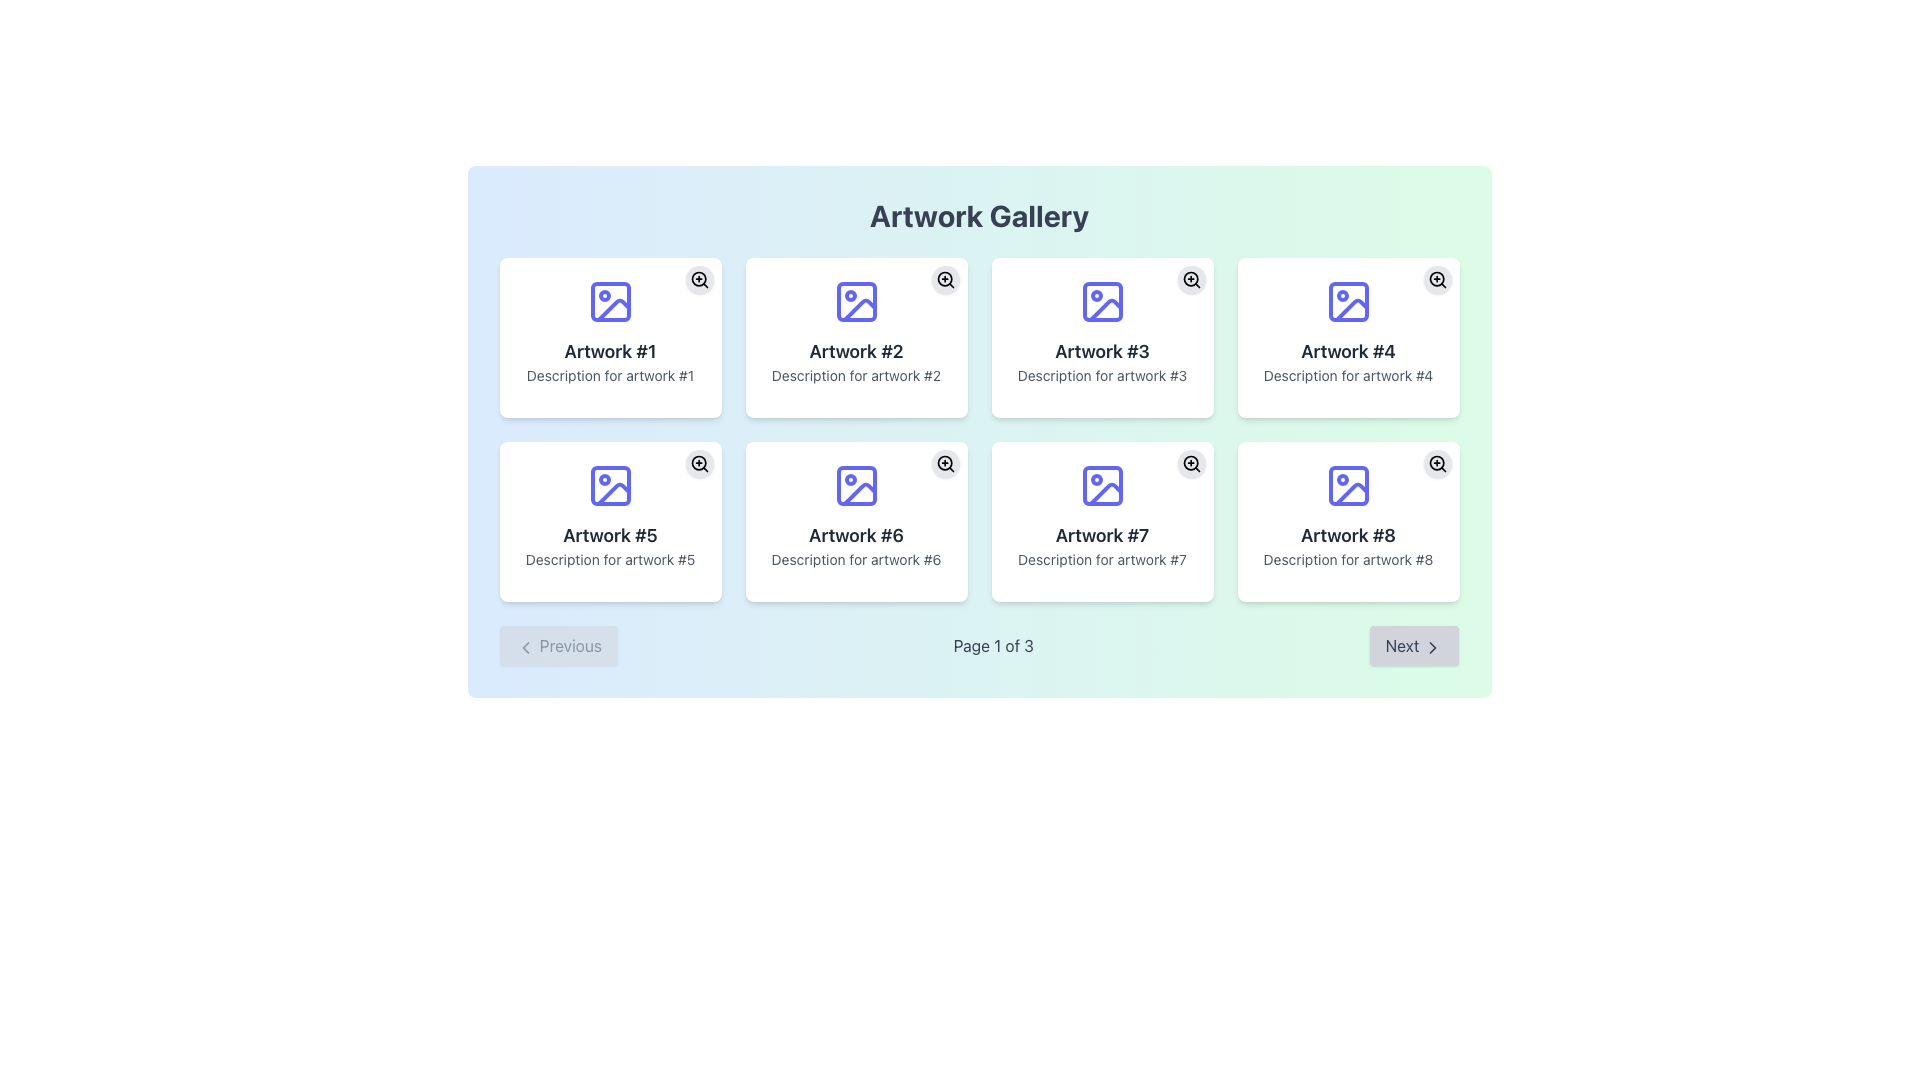  I want to click on the indigo framed image icon located centrally above the text 'Artwork #6' in the sixth card of the grid layout, so click(856, 486).